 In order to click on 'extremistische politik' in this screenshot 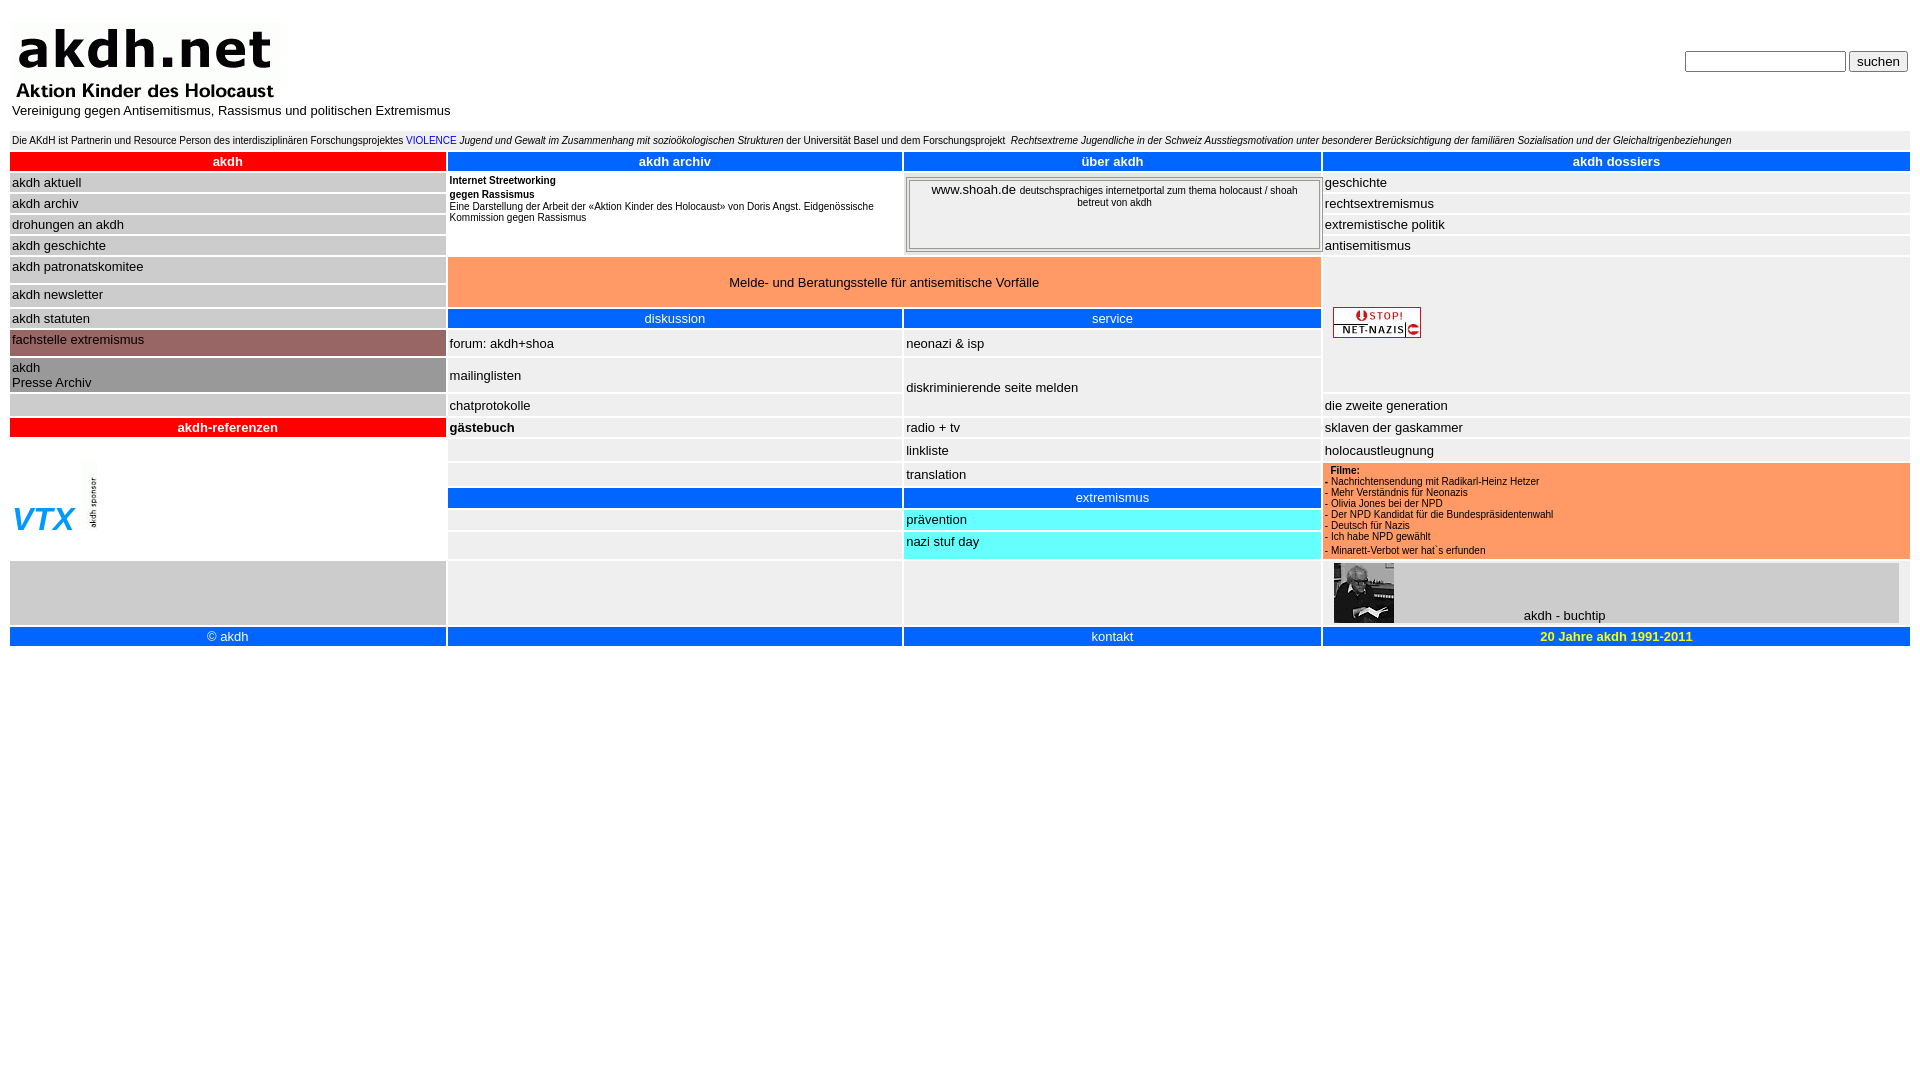, I will do `click(1384, 224)`.